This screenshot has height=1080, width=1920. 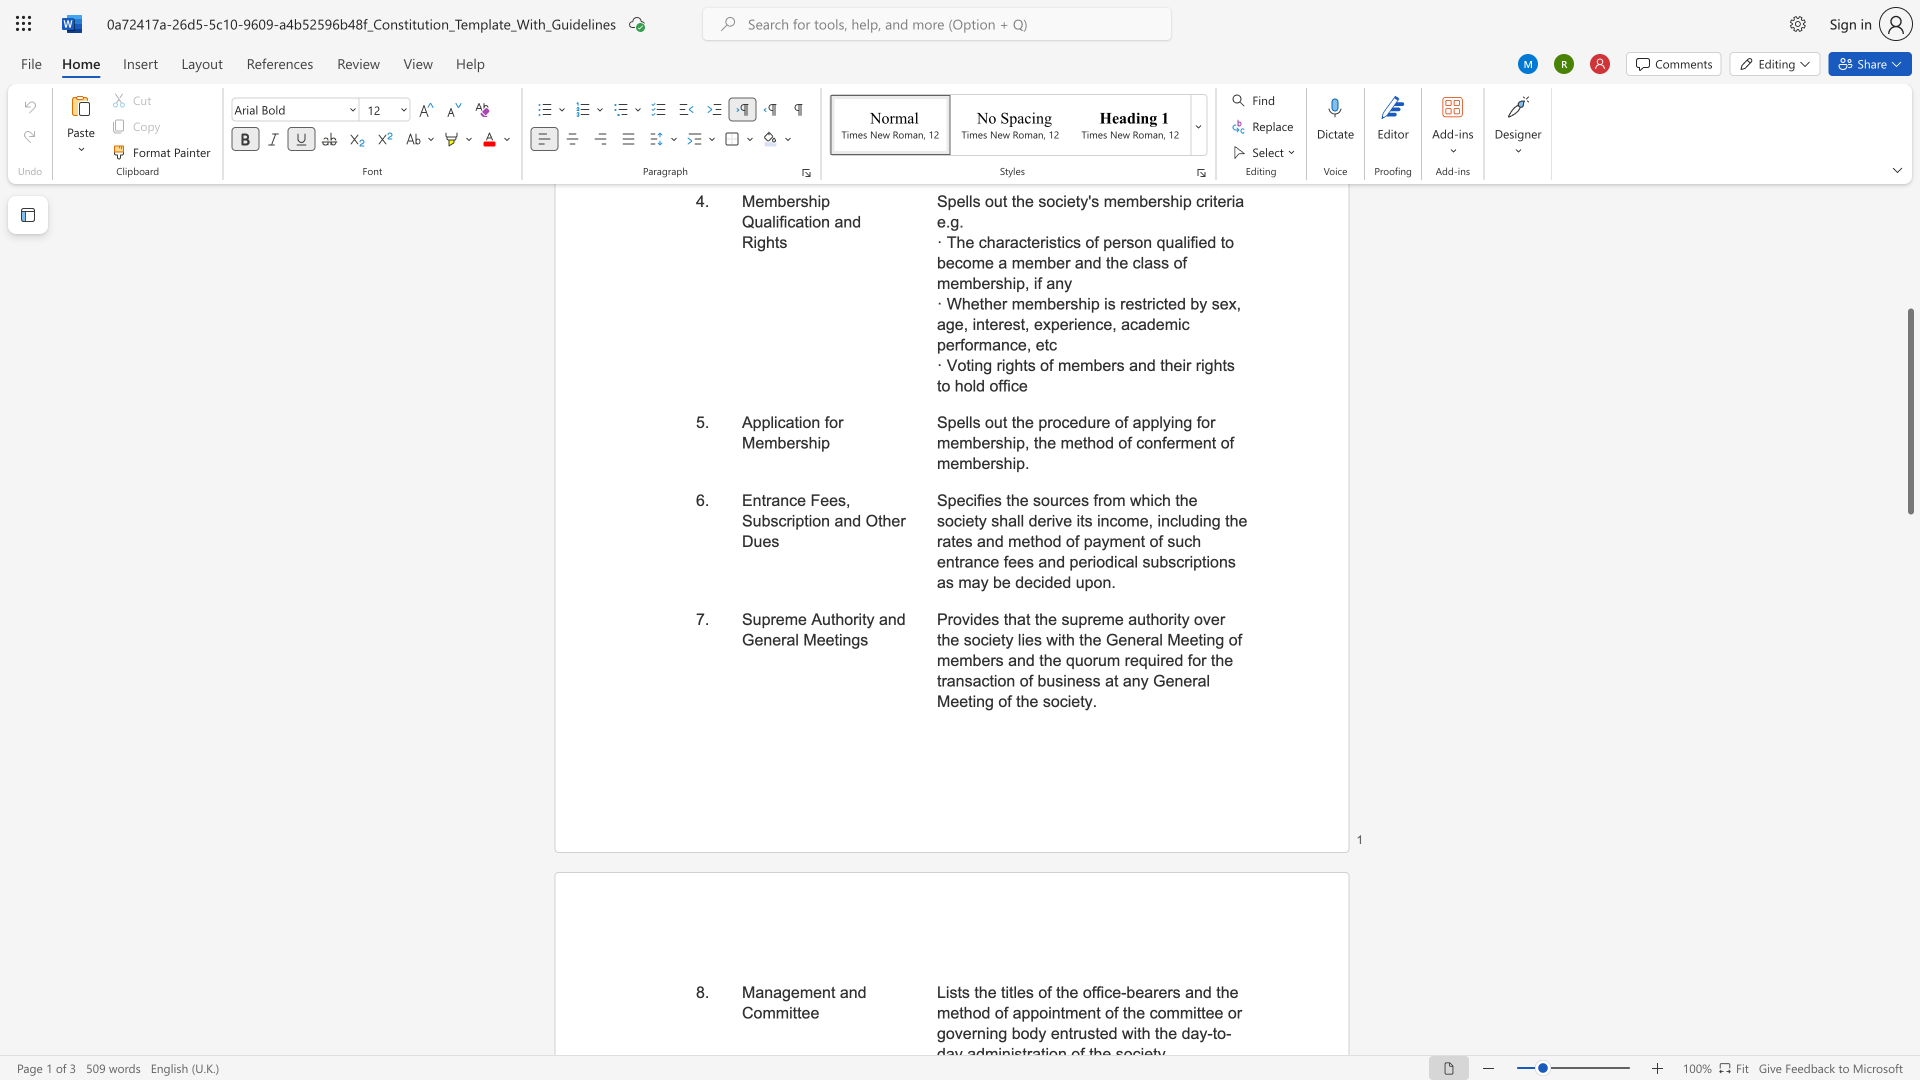 I want to click on the subset text "ting of members and the quorum required for the transaction of business at a" within the text "Provides that the supreme authority over the society lies with the General Meeting of members and the quorum required for the transaction of business at any General Meeting of the society.", so click(x=1198, y=640).